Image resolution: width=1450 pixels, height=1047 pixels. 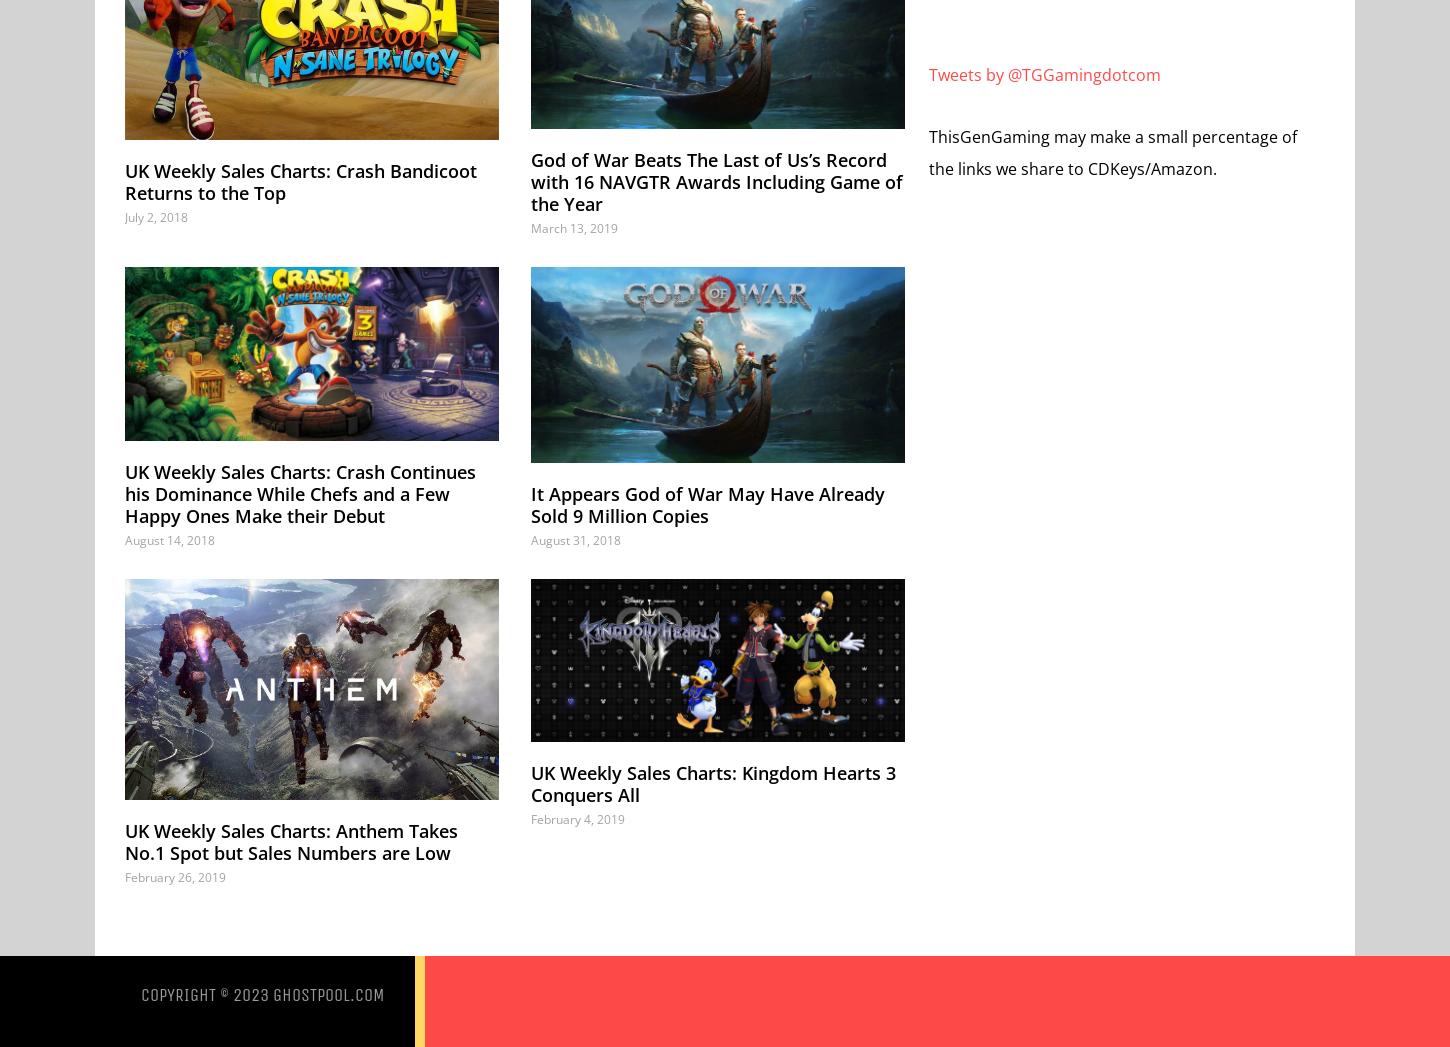 I want to click on 'God of War Beats The Last of Us’s Record with 16 NAVGTR Awards Including Game of the Year', so click(x=715, y=181).